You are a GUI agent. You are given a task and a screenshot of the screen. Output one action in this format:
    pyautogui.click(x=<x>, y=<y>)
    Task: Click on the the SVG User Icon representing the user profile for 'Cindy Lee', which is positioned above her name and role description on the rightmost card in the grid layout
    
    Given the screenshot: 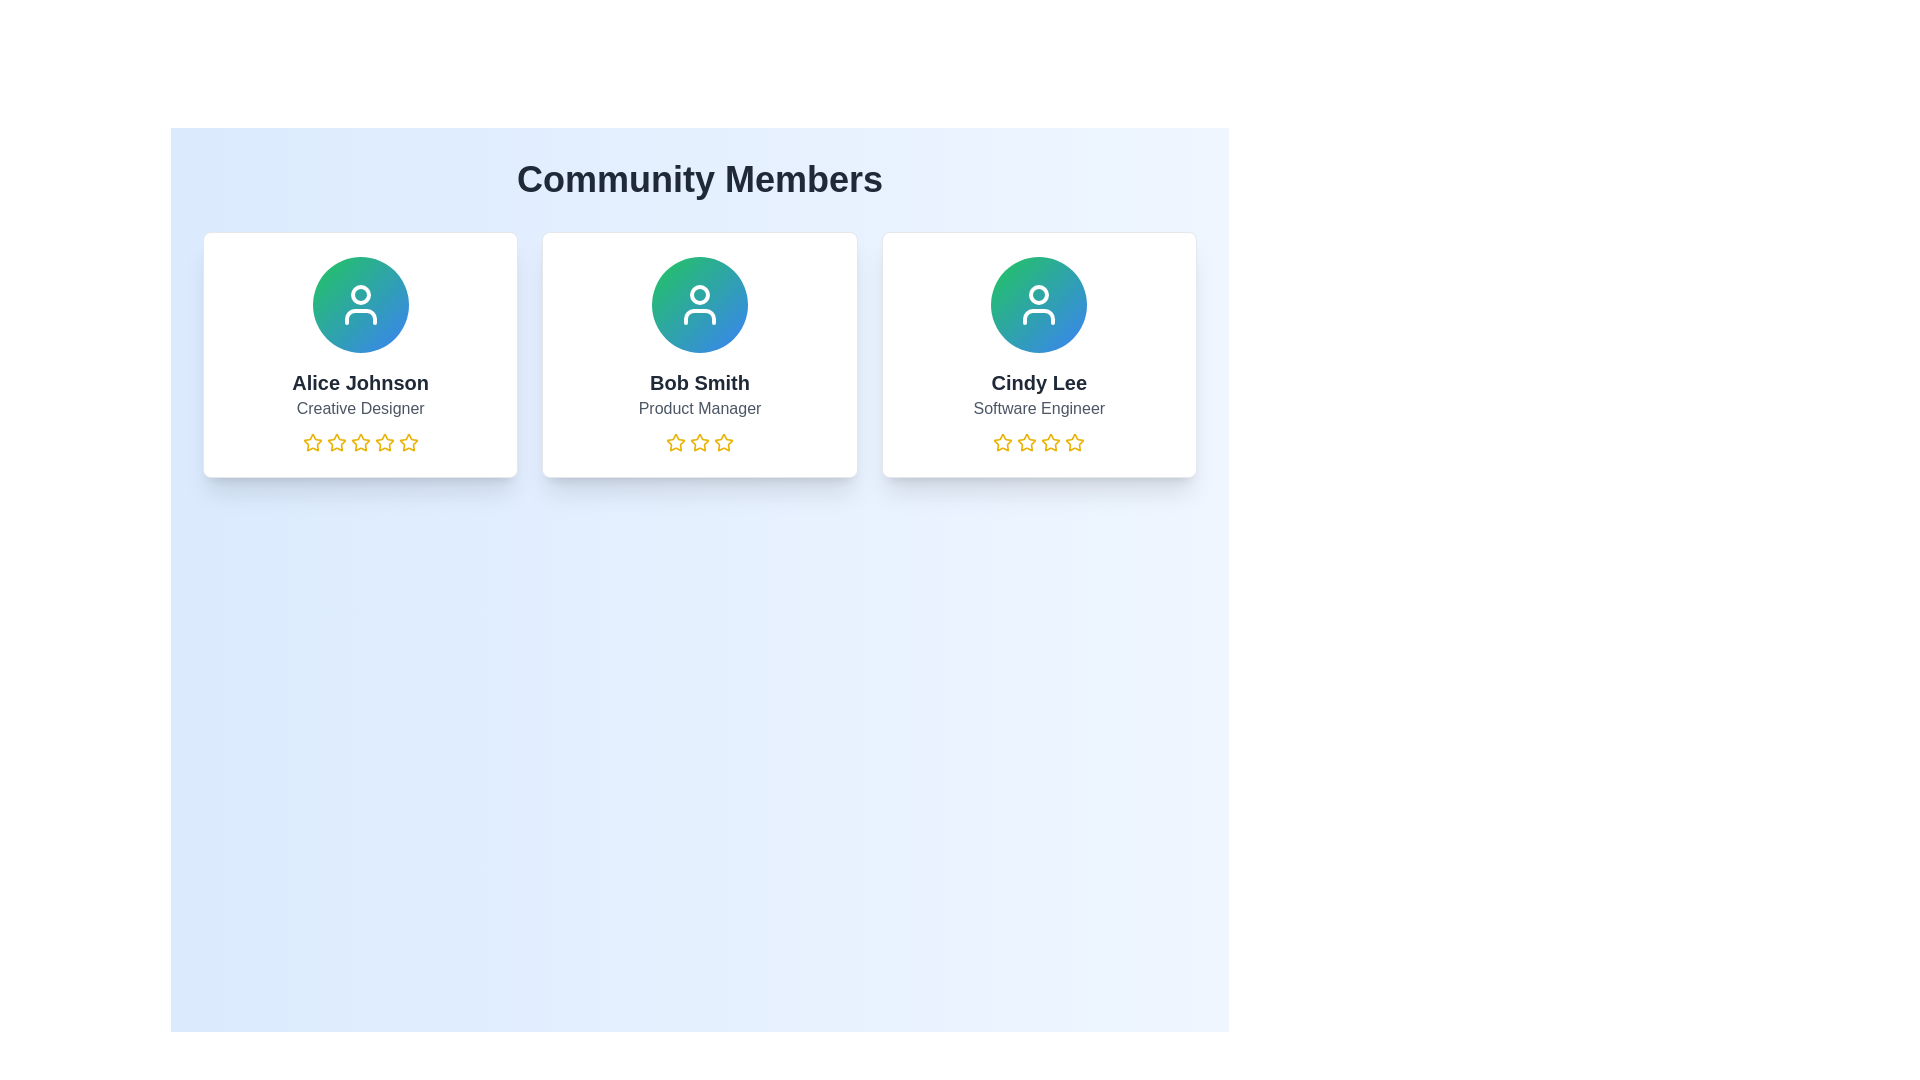 What is the action you would take?
    pyautogui.click(x=1039, y=304)
    